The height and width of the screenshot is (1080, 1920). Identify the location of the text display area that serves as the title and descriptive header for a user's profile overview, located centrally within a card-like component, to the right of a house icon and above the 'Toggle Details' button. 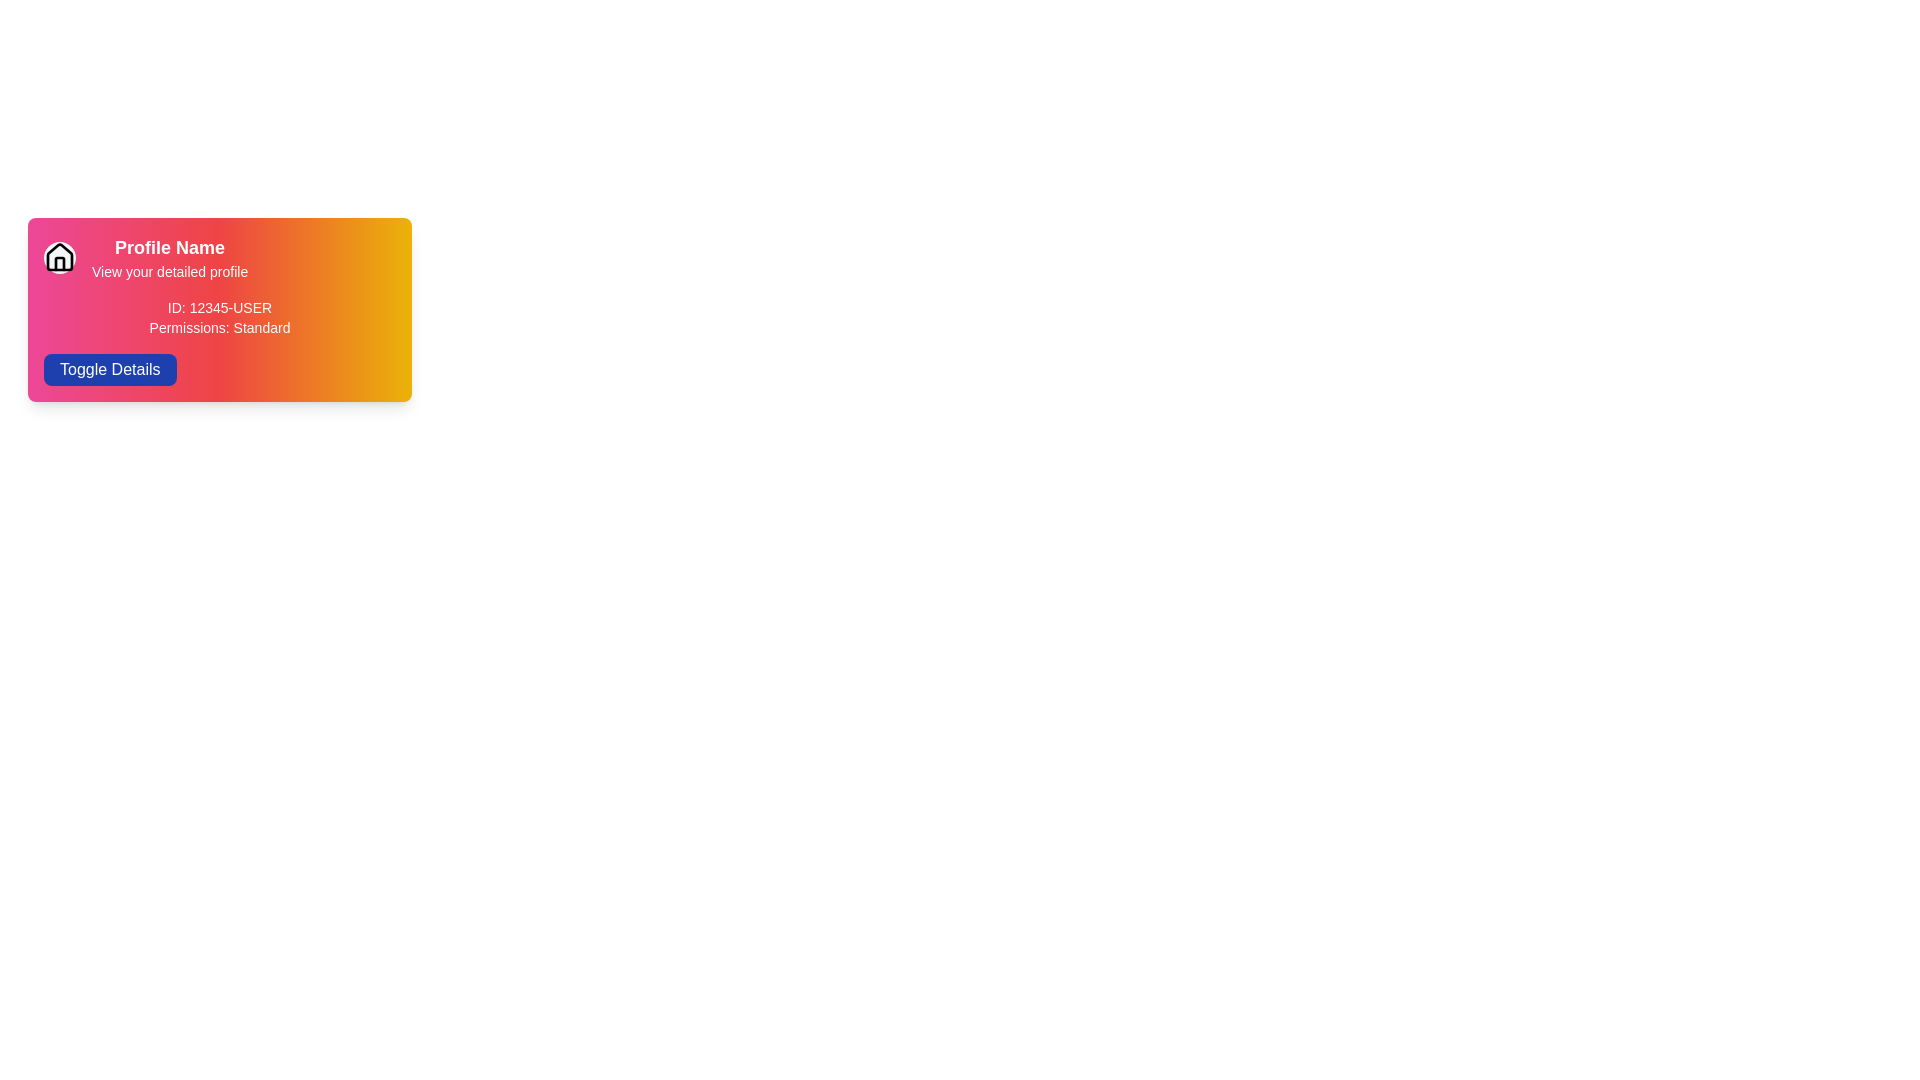
(170, 257).